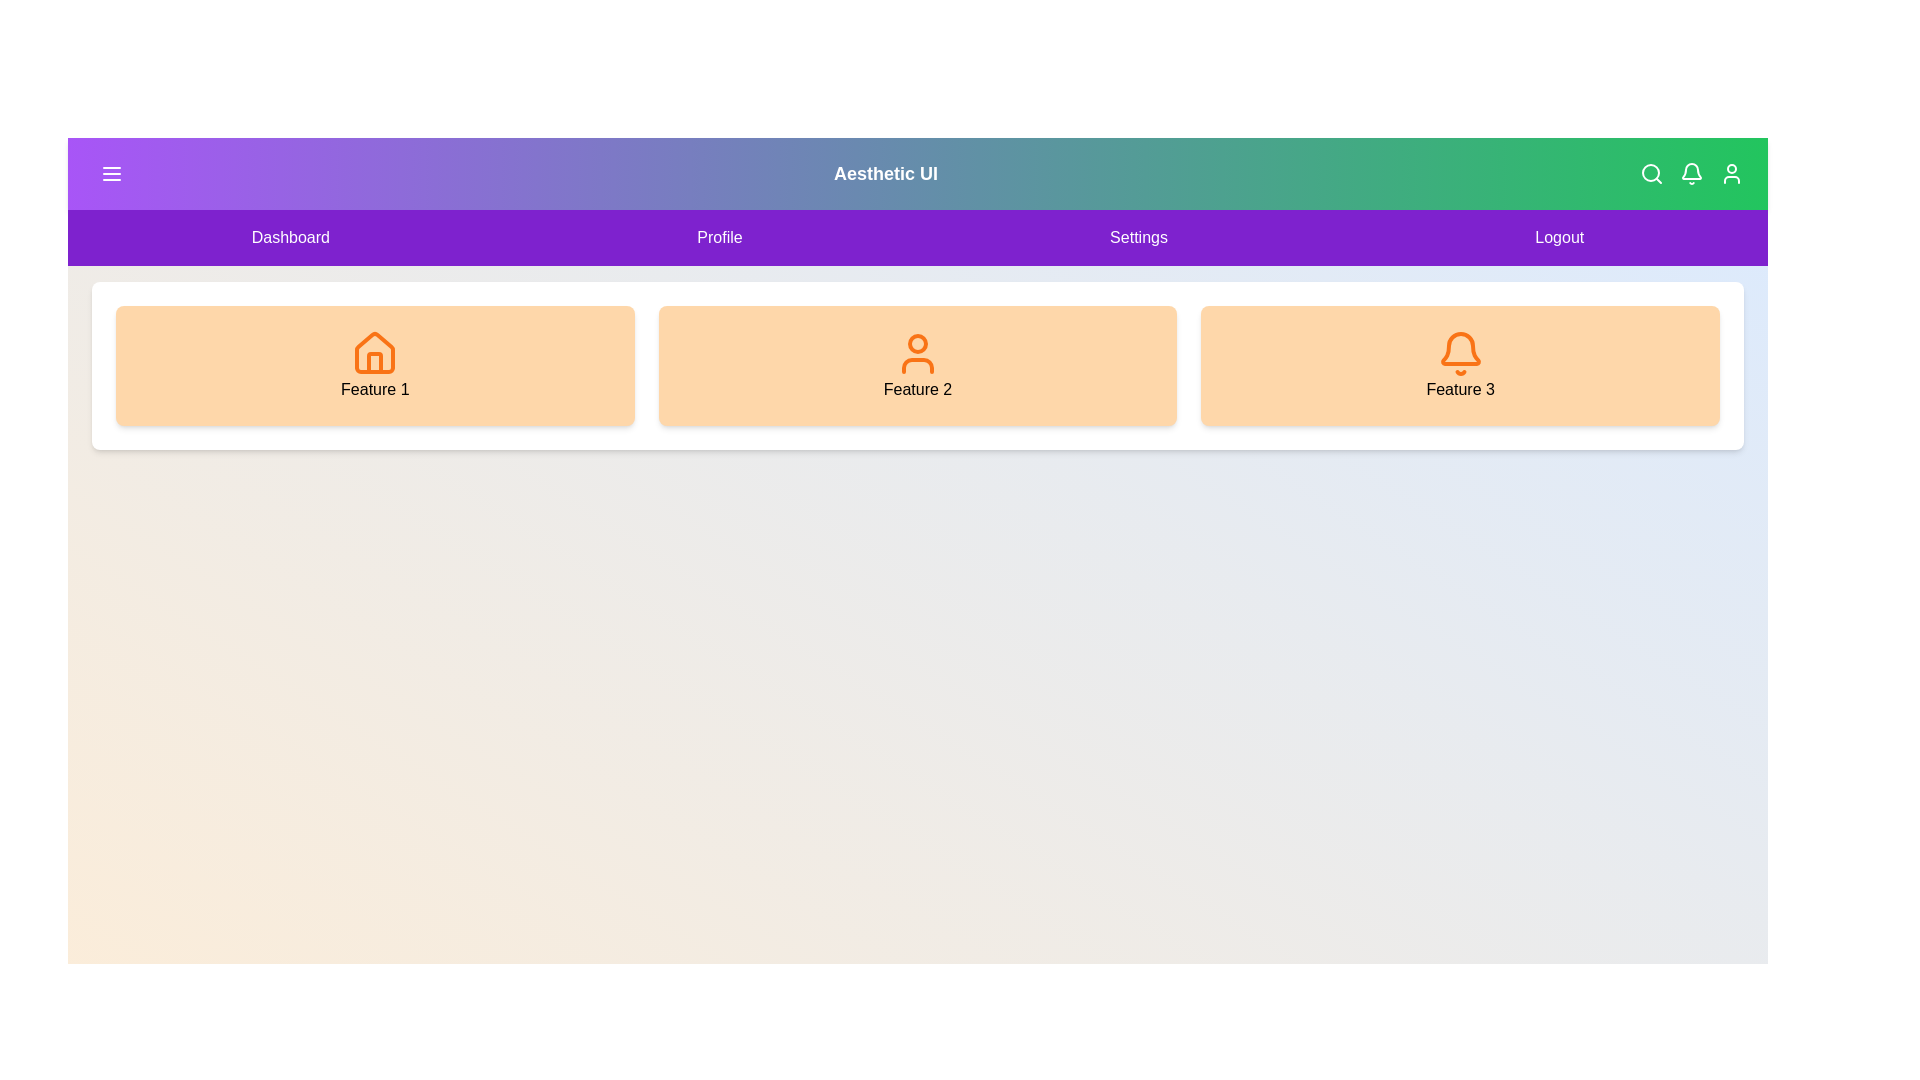  What do you see at coordinates (1690, 172) in the screenshot?
I see `the notifications icon in the header` at bounding box center [1690, 172].